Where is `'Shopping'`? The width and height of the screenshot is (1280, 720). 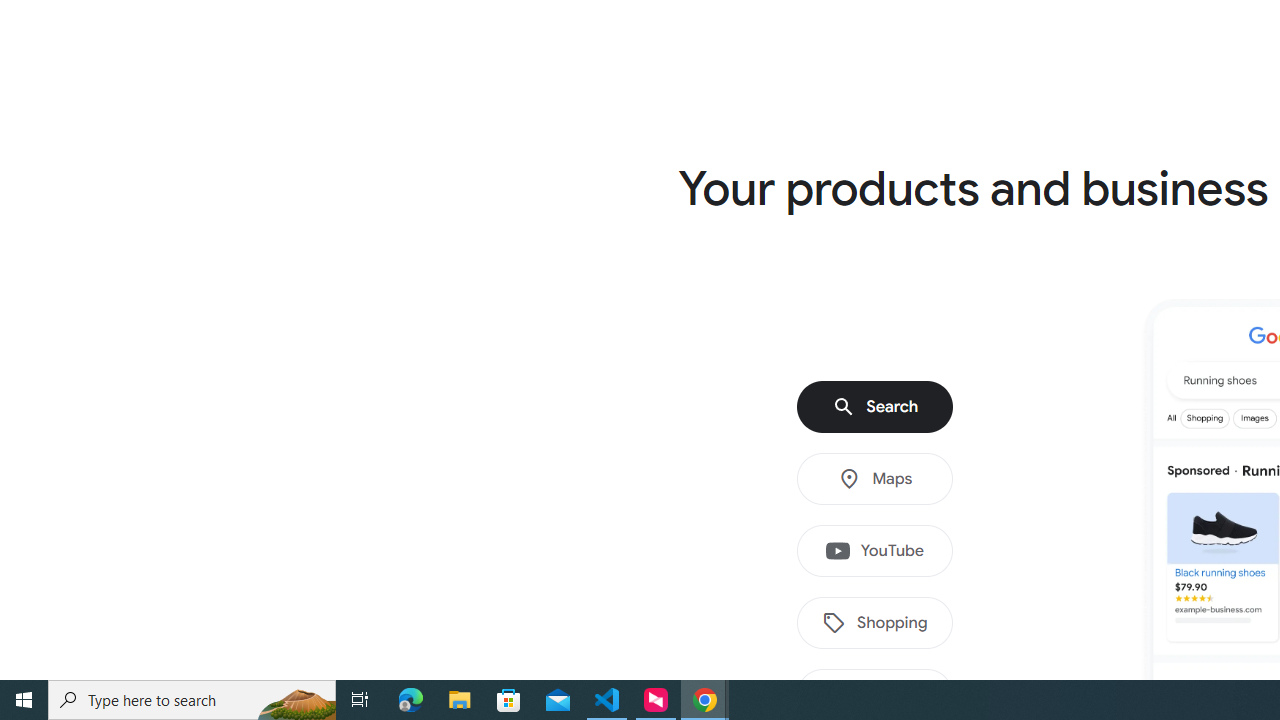
'Shopping' is located at coordinates (875, 622).